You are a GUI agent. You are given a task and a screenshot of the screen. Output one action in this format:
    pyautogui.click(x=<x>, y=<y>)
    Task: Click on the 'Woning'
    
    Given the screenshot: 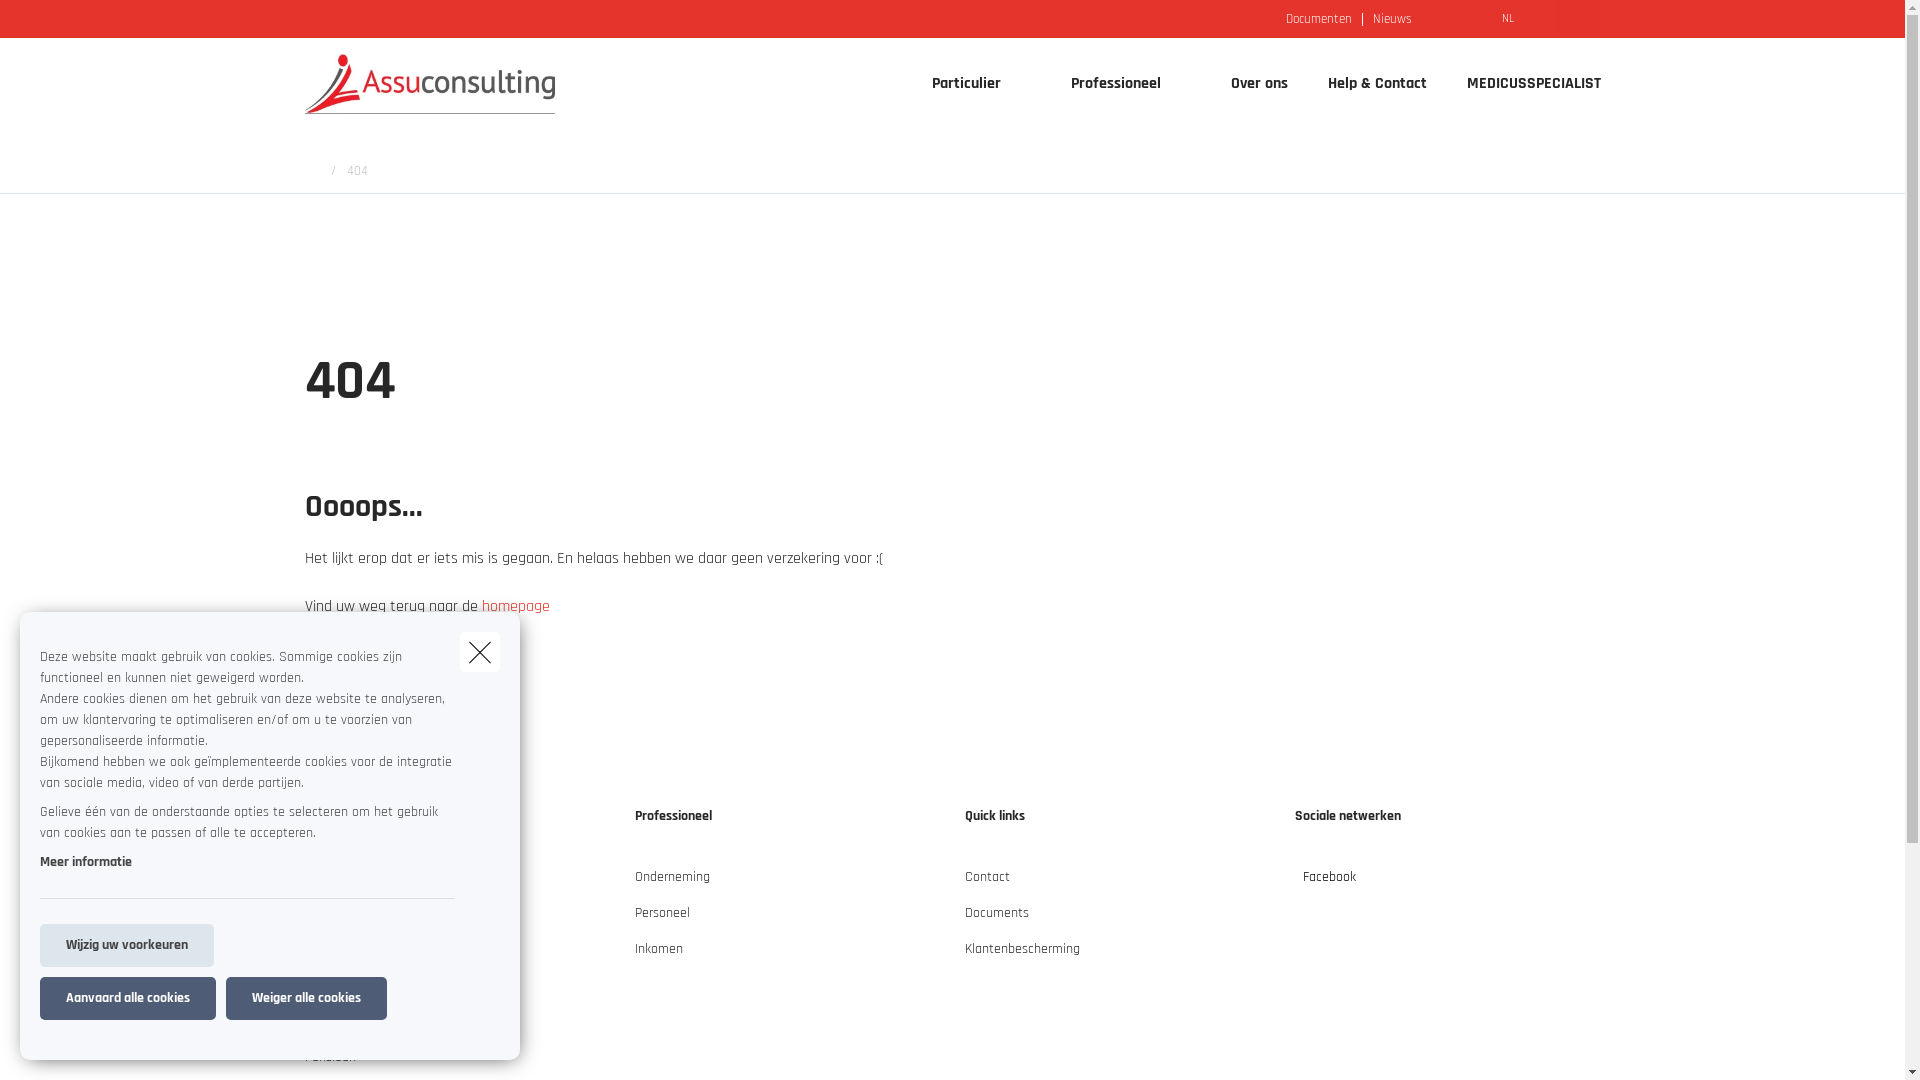 What is the action you would take?
    pyautogui.click(x=325, y=921)
    